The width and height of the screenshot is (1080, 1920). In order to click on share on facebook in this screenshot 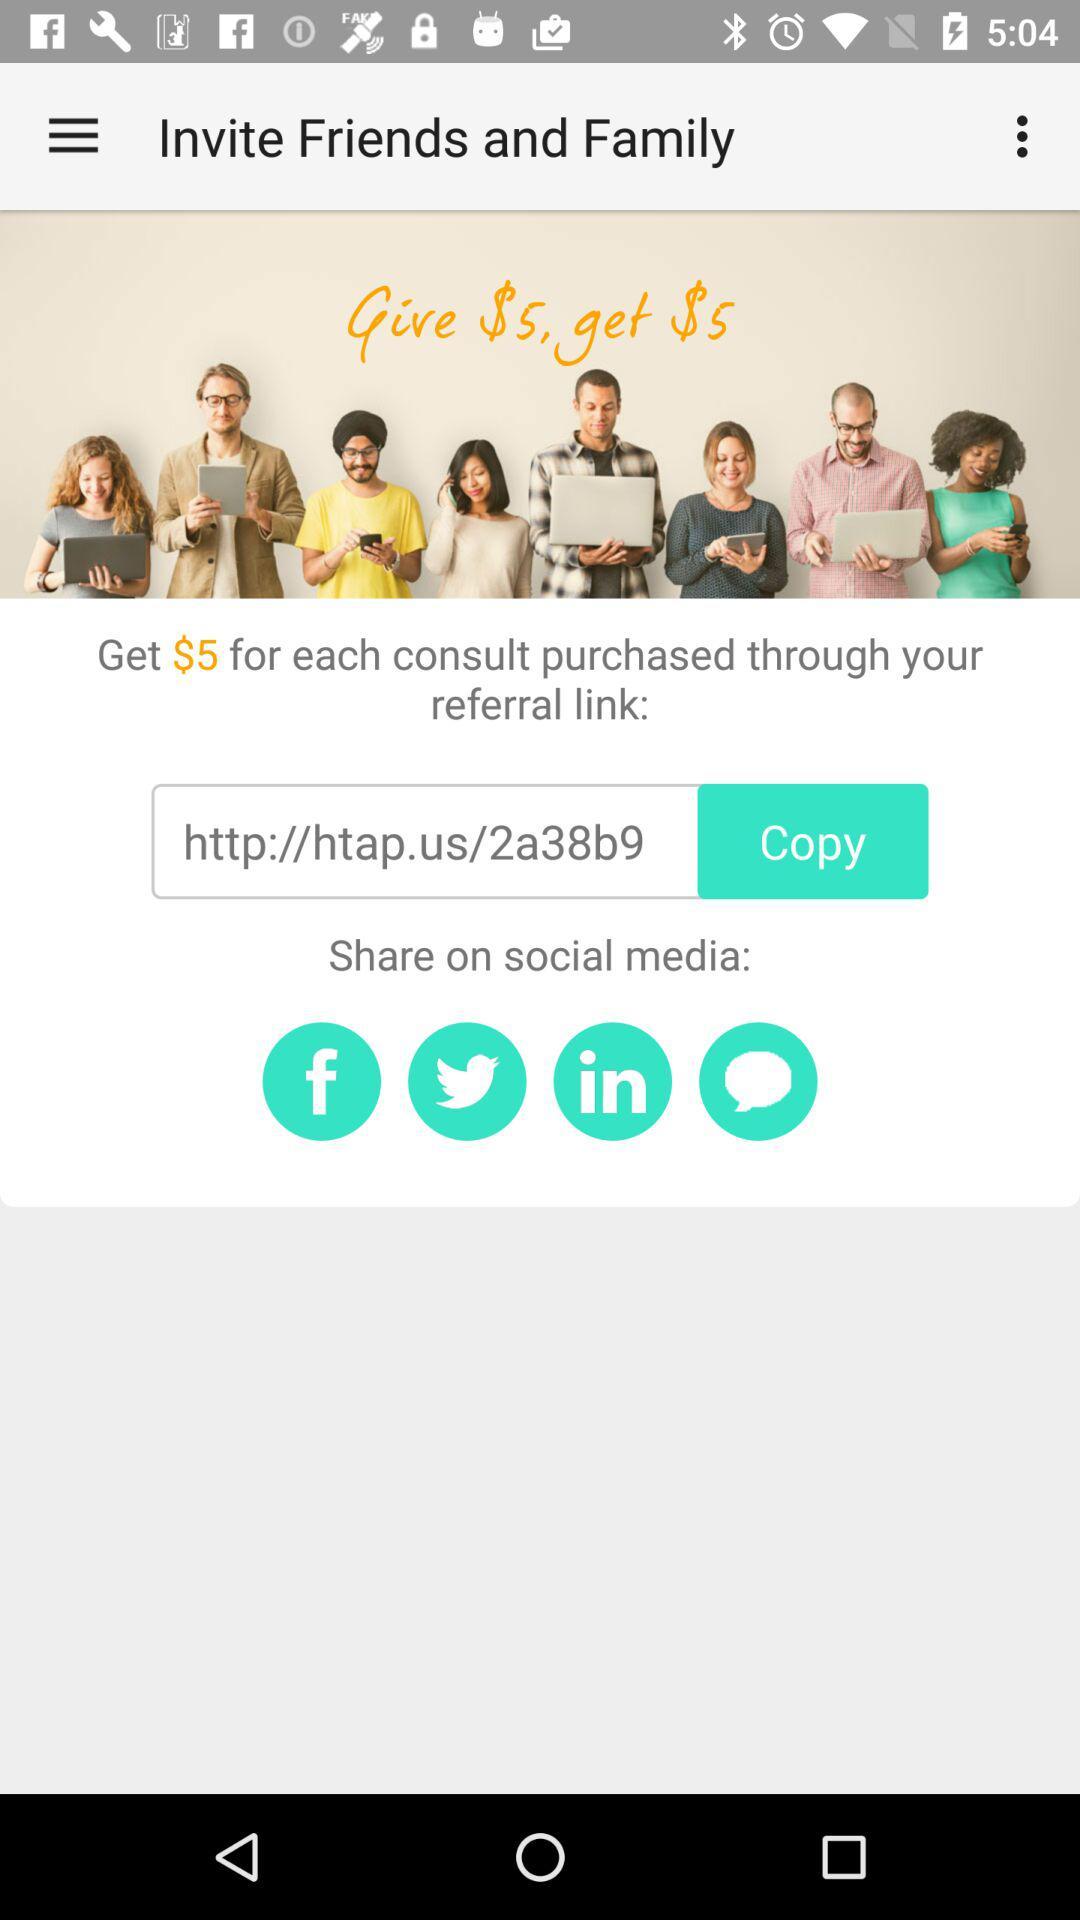, I will do `click(320, 1080)`.